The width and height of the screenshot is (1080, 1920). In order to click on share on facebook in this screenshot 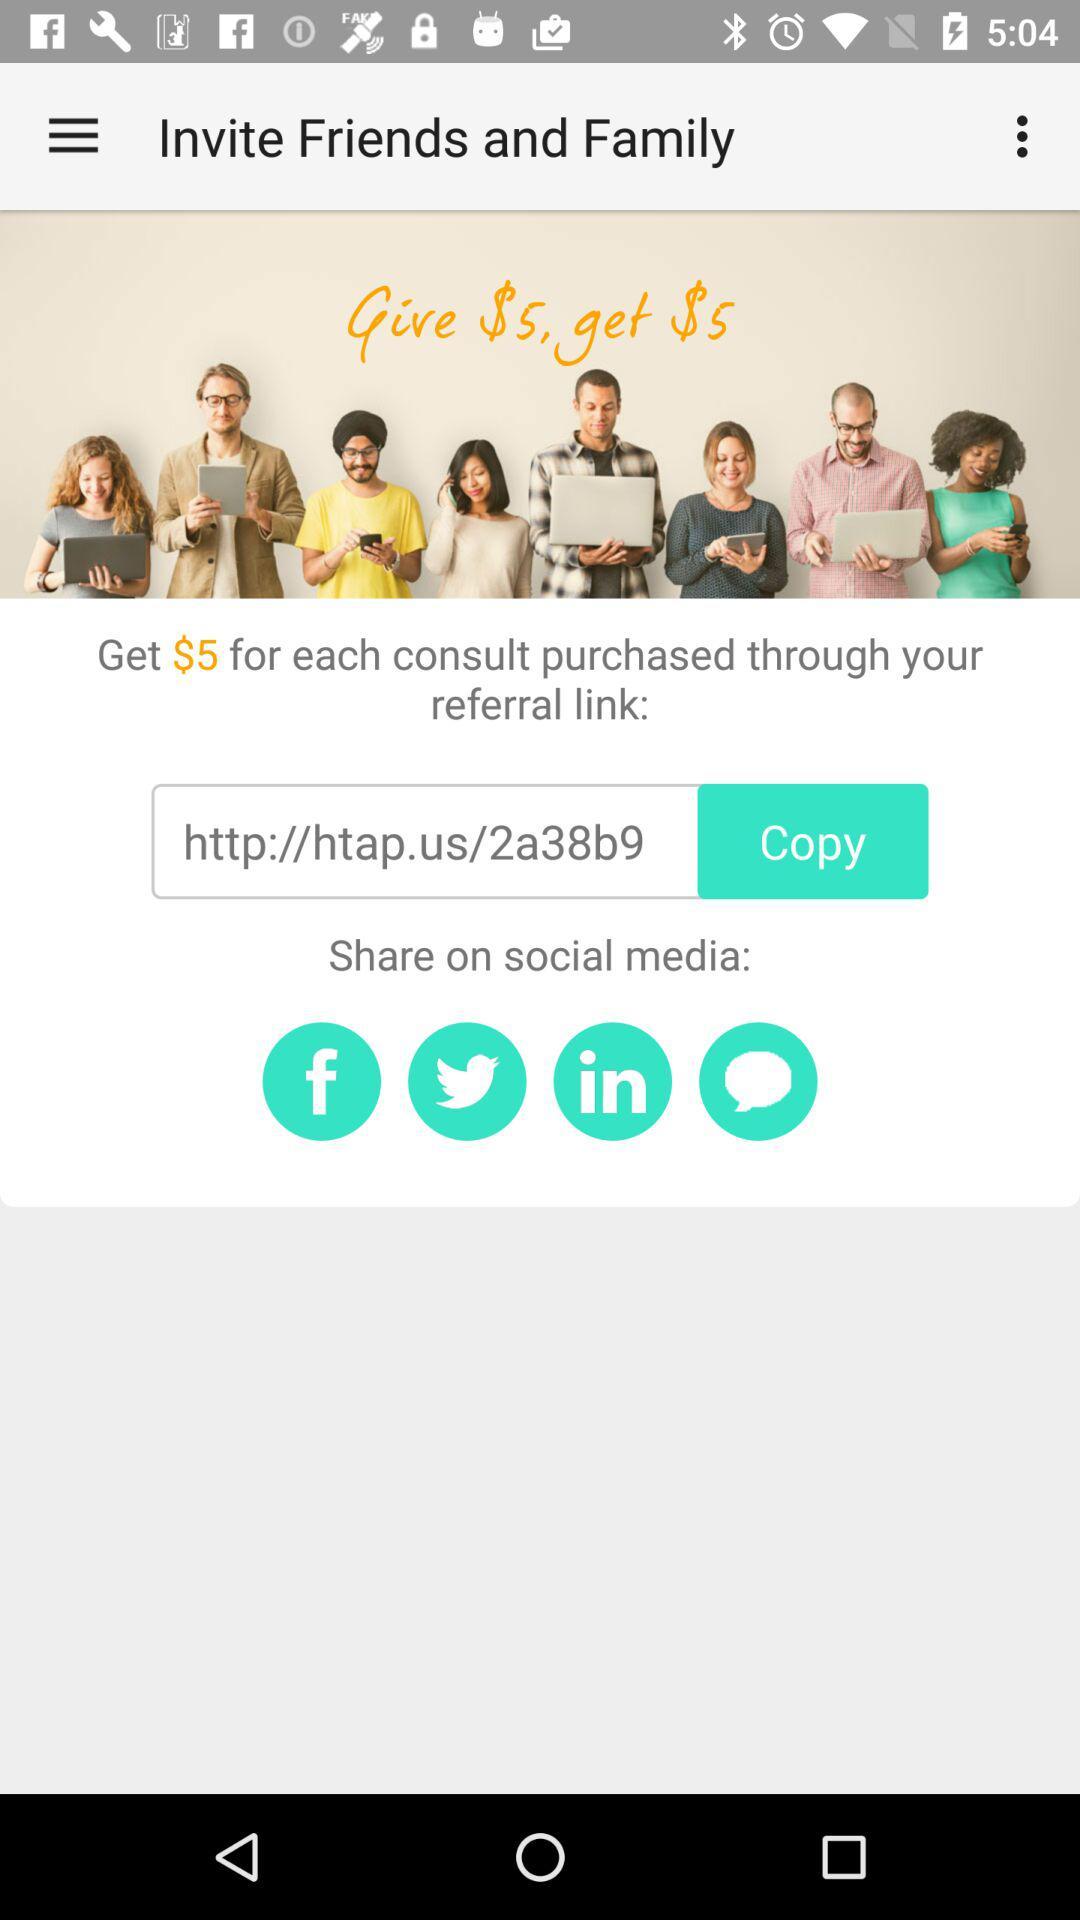, I will do `click(320, 1080)`.